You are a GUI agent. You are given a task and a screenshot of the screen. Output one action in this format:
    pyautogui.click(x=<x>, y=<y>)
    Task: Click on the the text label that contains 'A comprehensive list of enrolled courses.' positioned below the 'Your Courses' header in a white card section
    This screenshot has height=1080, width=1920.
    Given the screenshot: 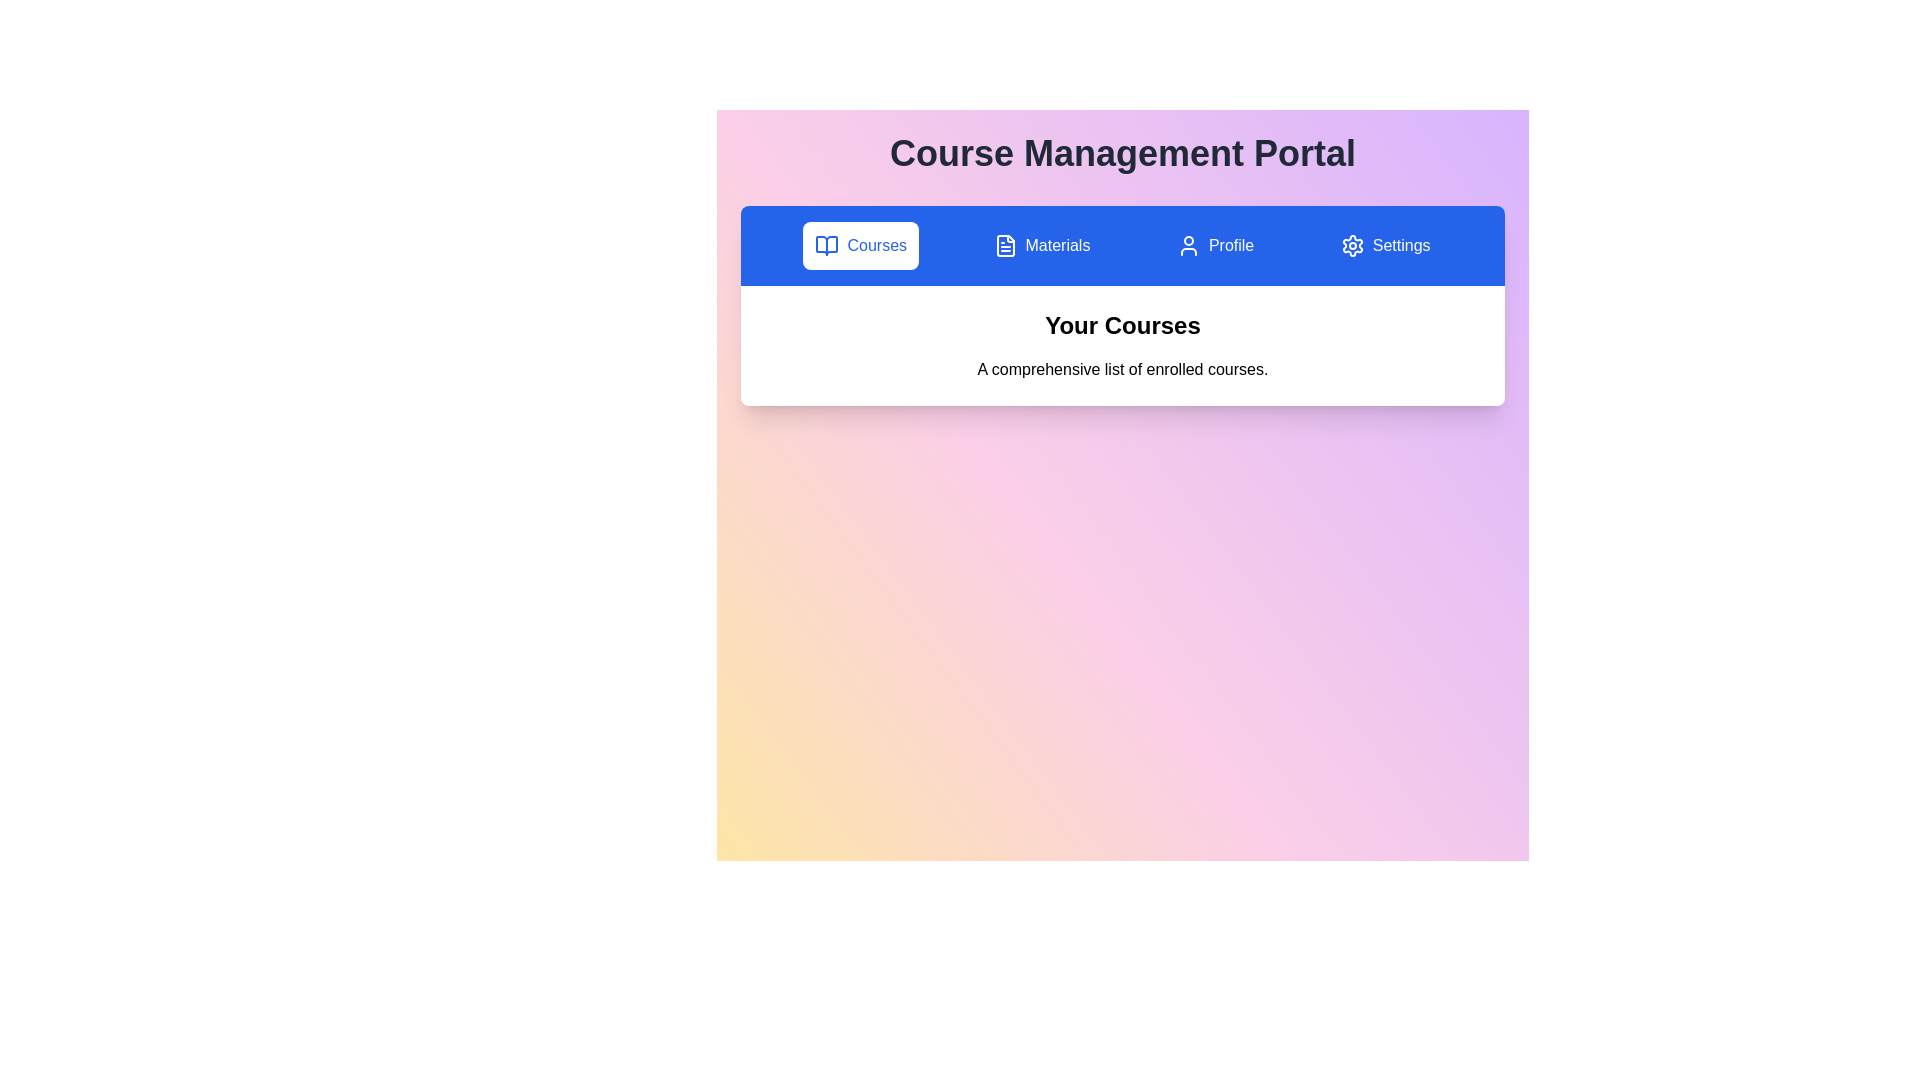 What is the action you would take?
    pyautogui.click(x=1123, y=370)
    